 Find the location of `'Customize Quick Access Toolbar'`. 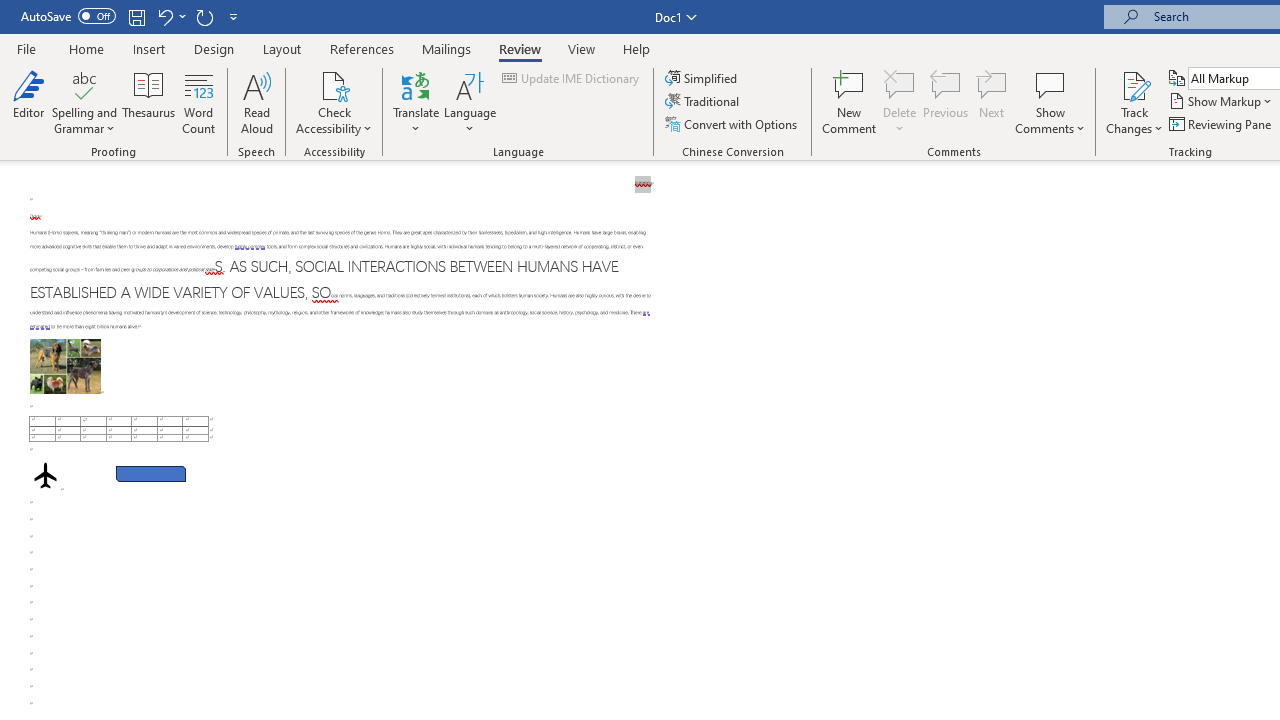

'Customize Quick Access Toolbar' is located at coordinates (234, 16).